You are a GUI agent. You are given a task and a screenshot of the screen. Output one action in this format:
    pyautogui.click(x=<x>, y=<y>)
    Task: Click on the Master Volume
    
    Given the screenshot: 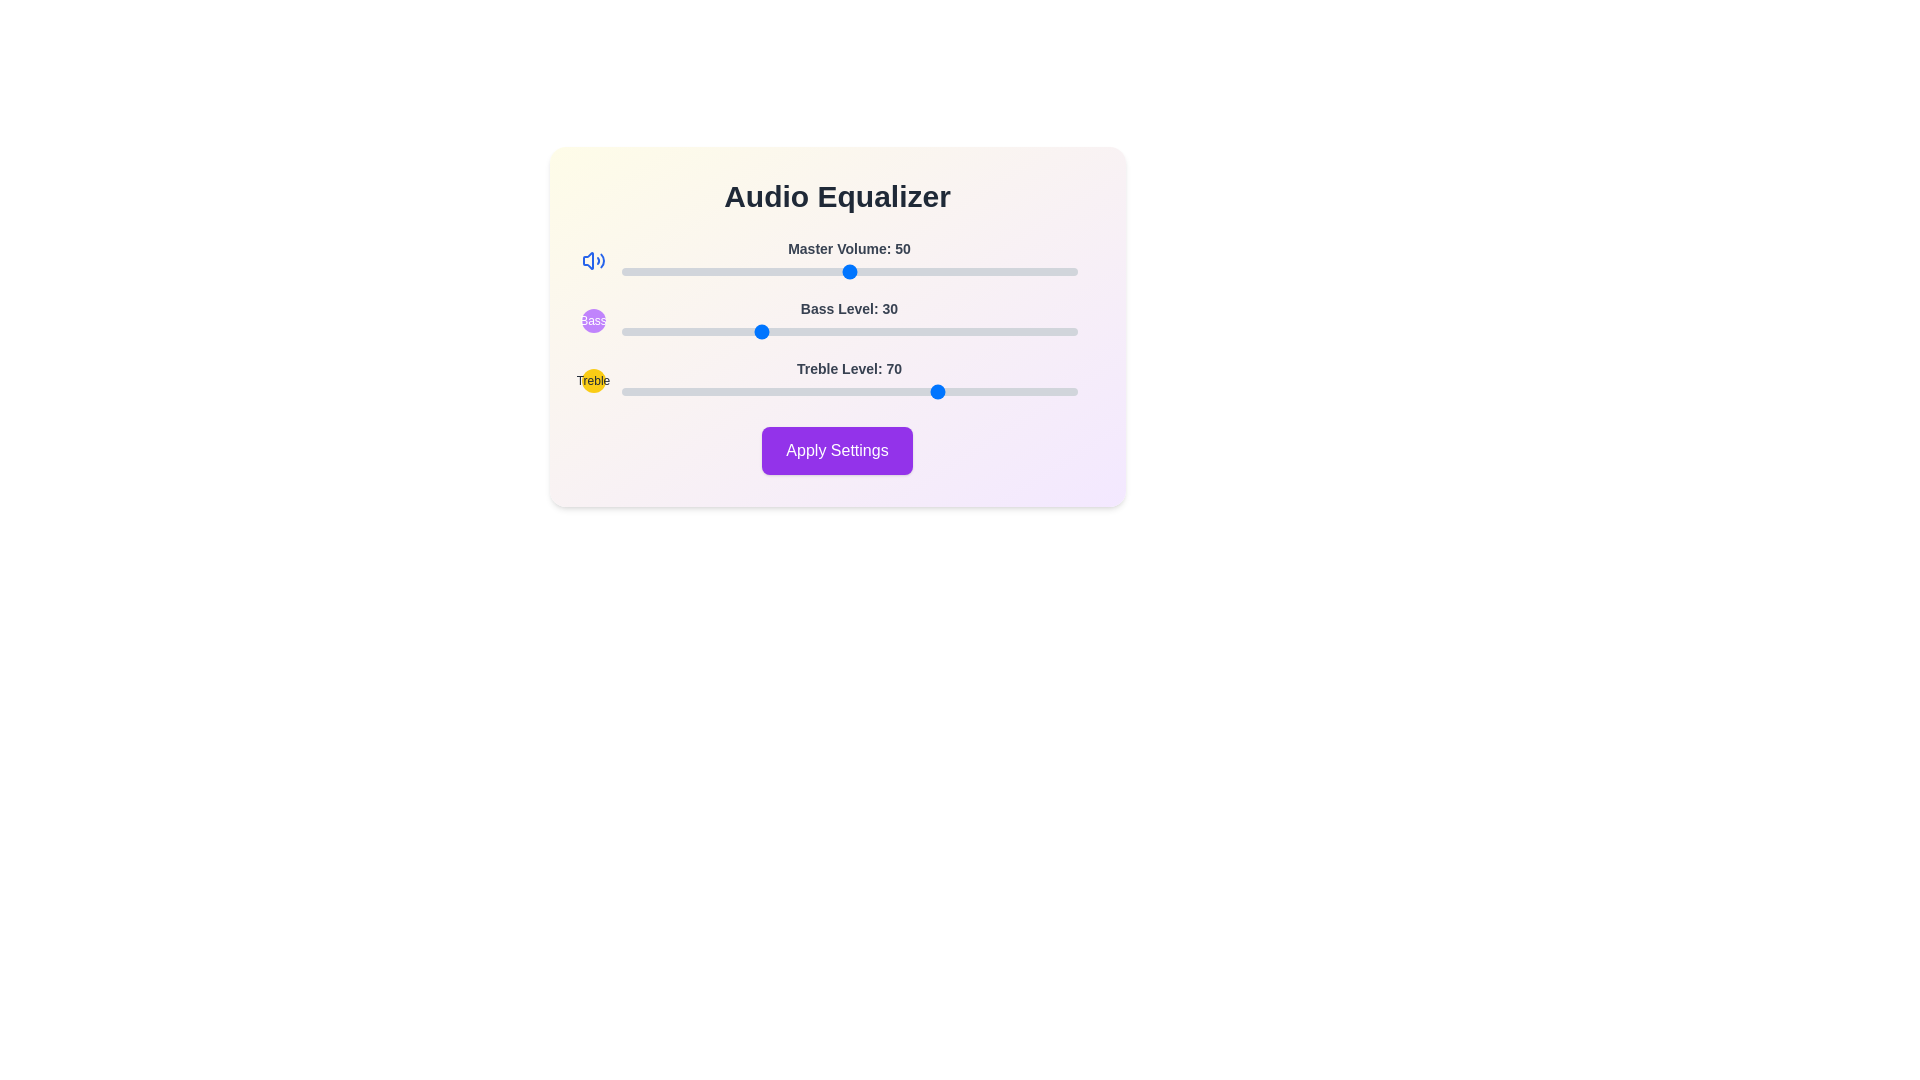 What is the action you would take?
    pyautogui.click(x=1067, y=272)
    